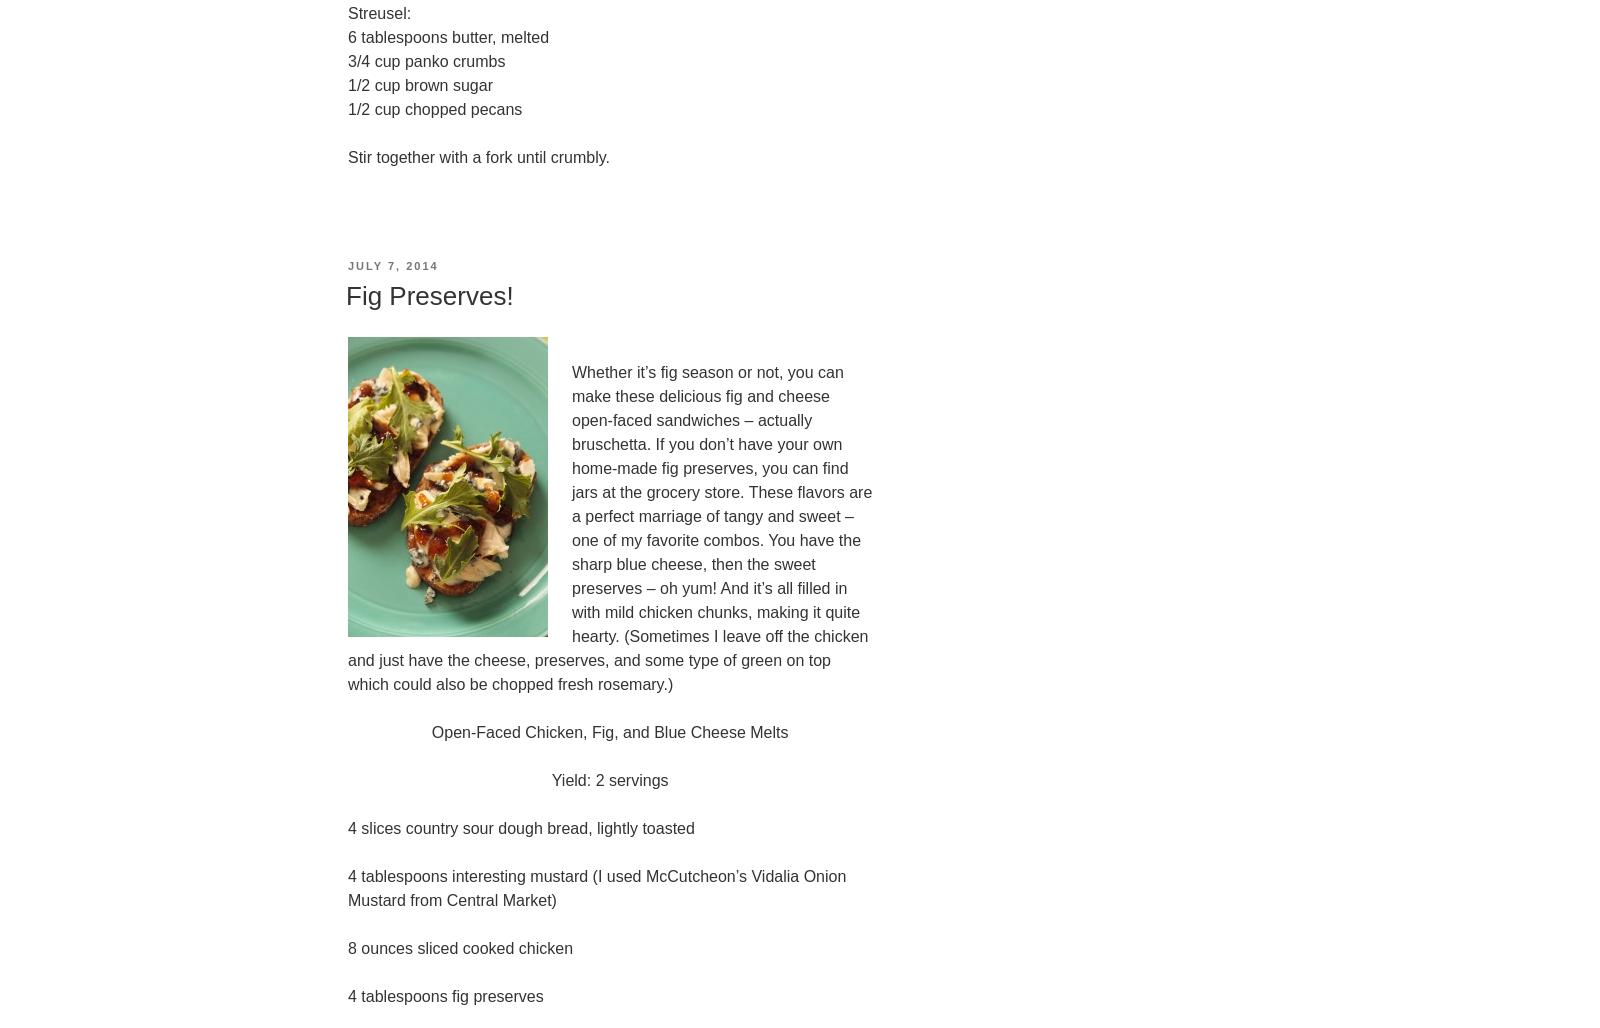 The width and height of the screenshot is (1600, 1028). Describe the element at coordinates (348, 994) in the screenshot. I see `'4 tablespoons fig preserves'` at that location.